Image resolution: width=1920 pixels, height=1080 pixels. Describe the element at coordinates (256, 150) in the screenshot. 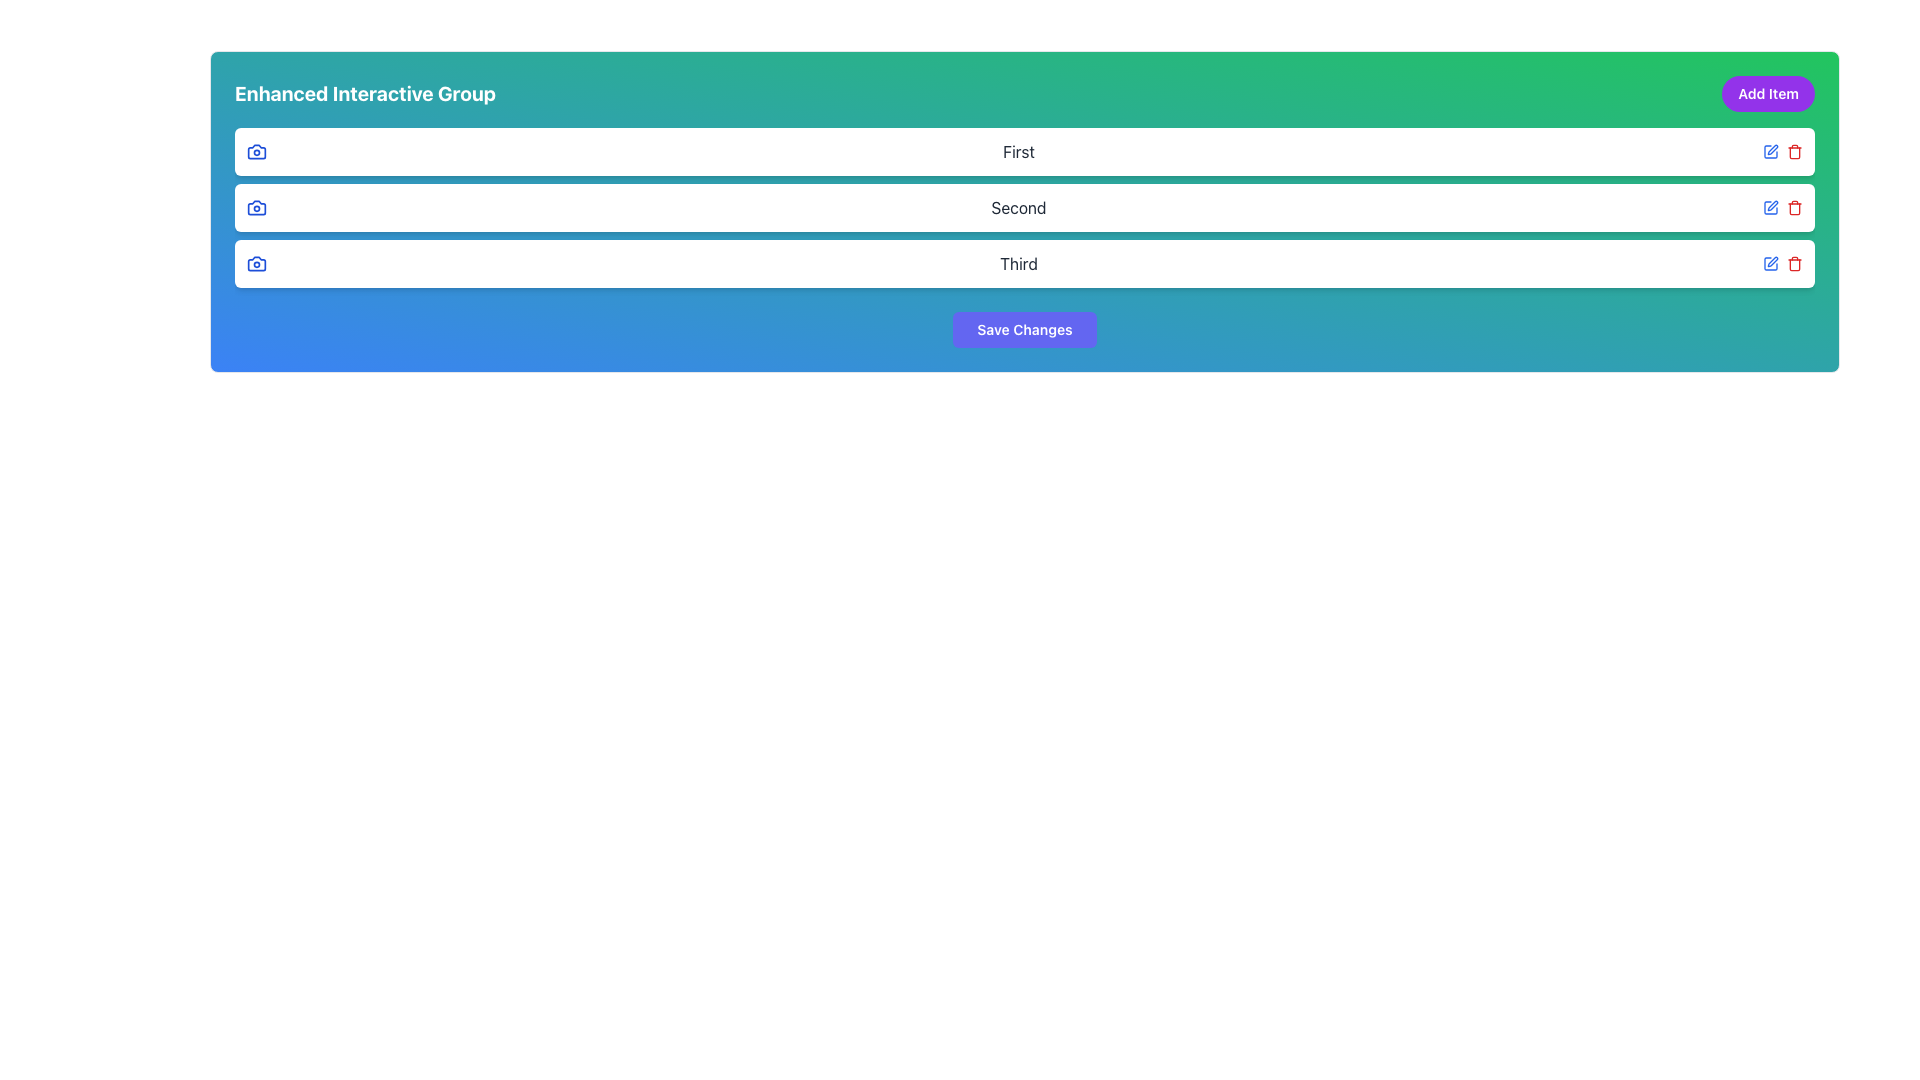

I see `the SVG camera icon located to the left in the first row labeled 'First', adjacent to the text 'First'` at that location.